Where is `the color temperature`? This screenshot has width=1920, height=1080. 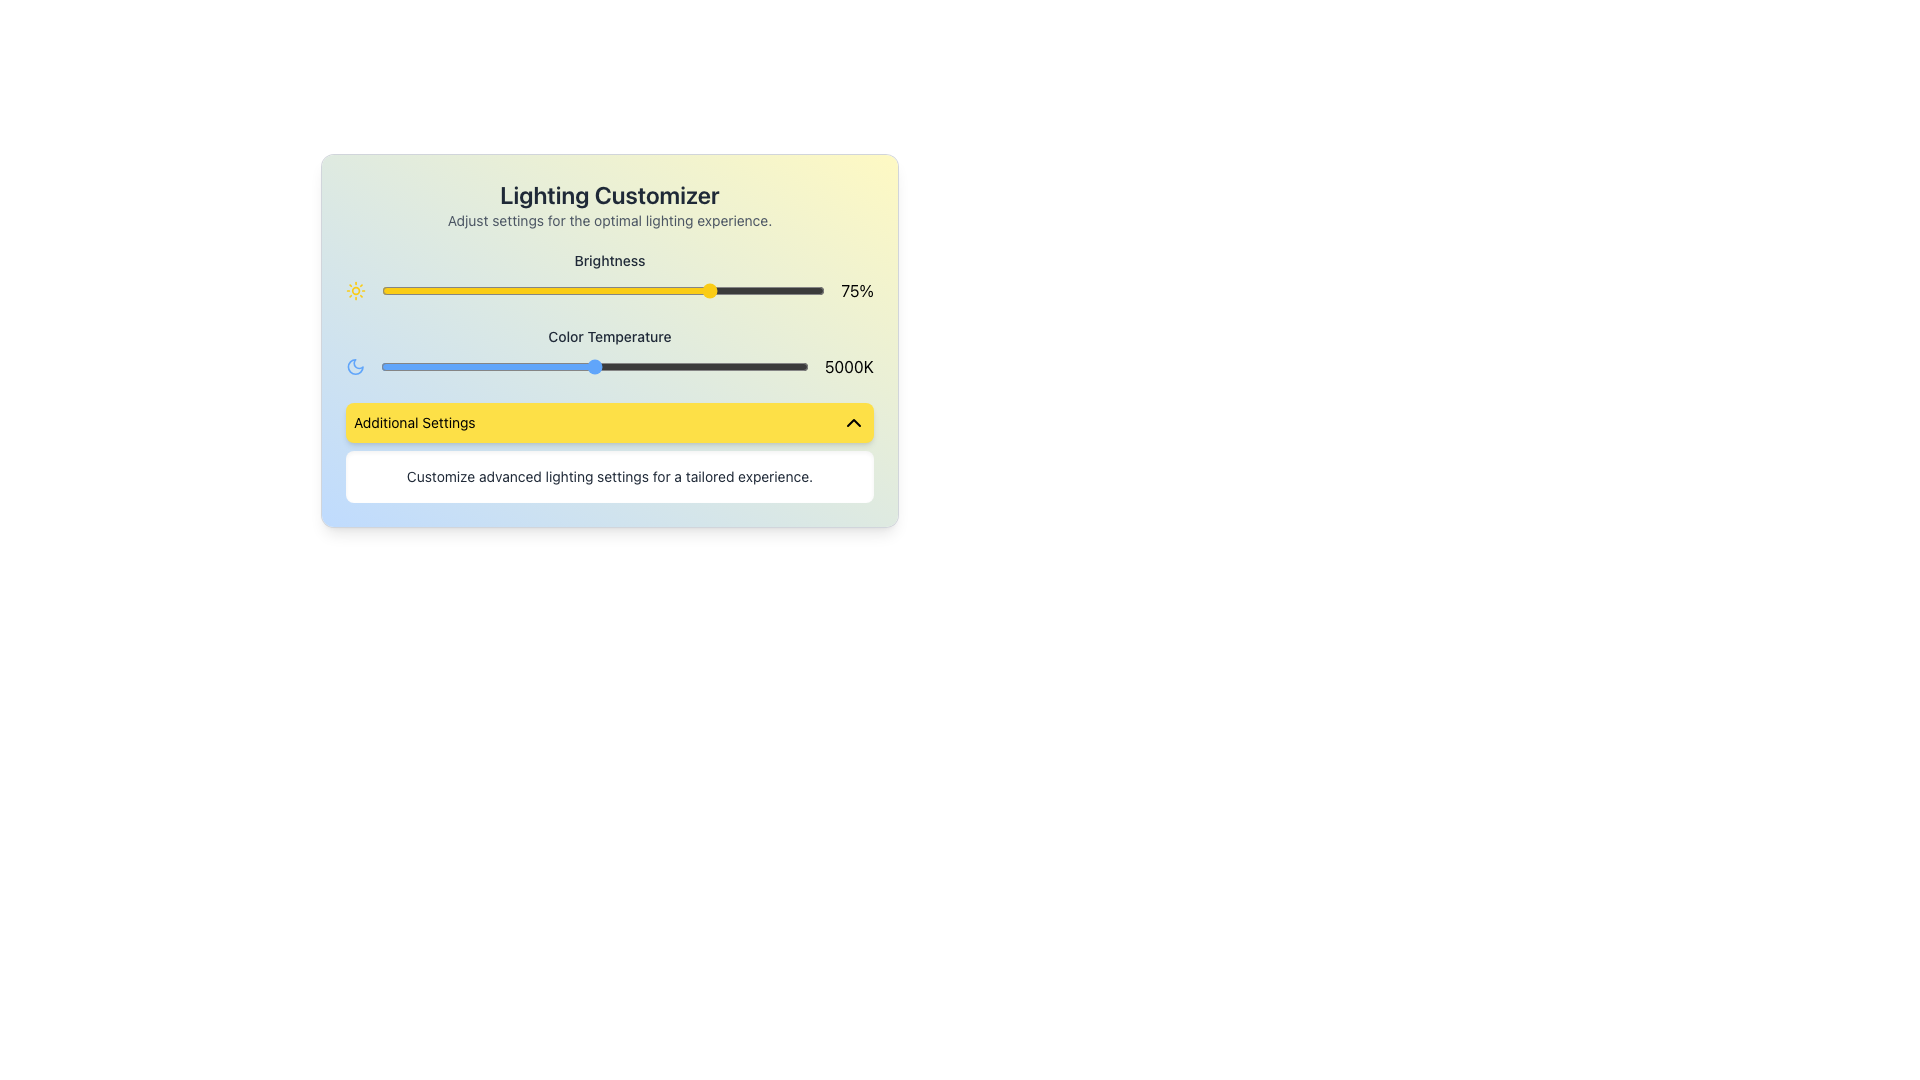
the color temperature is located at coordinates (507, 366).